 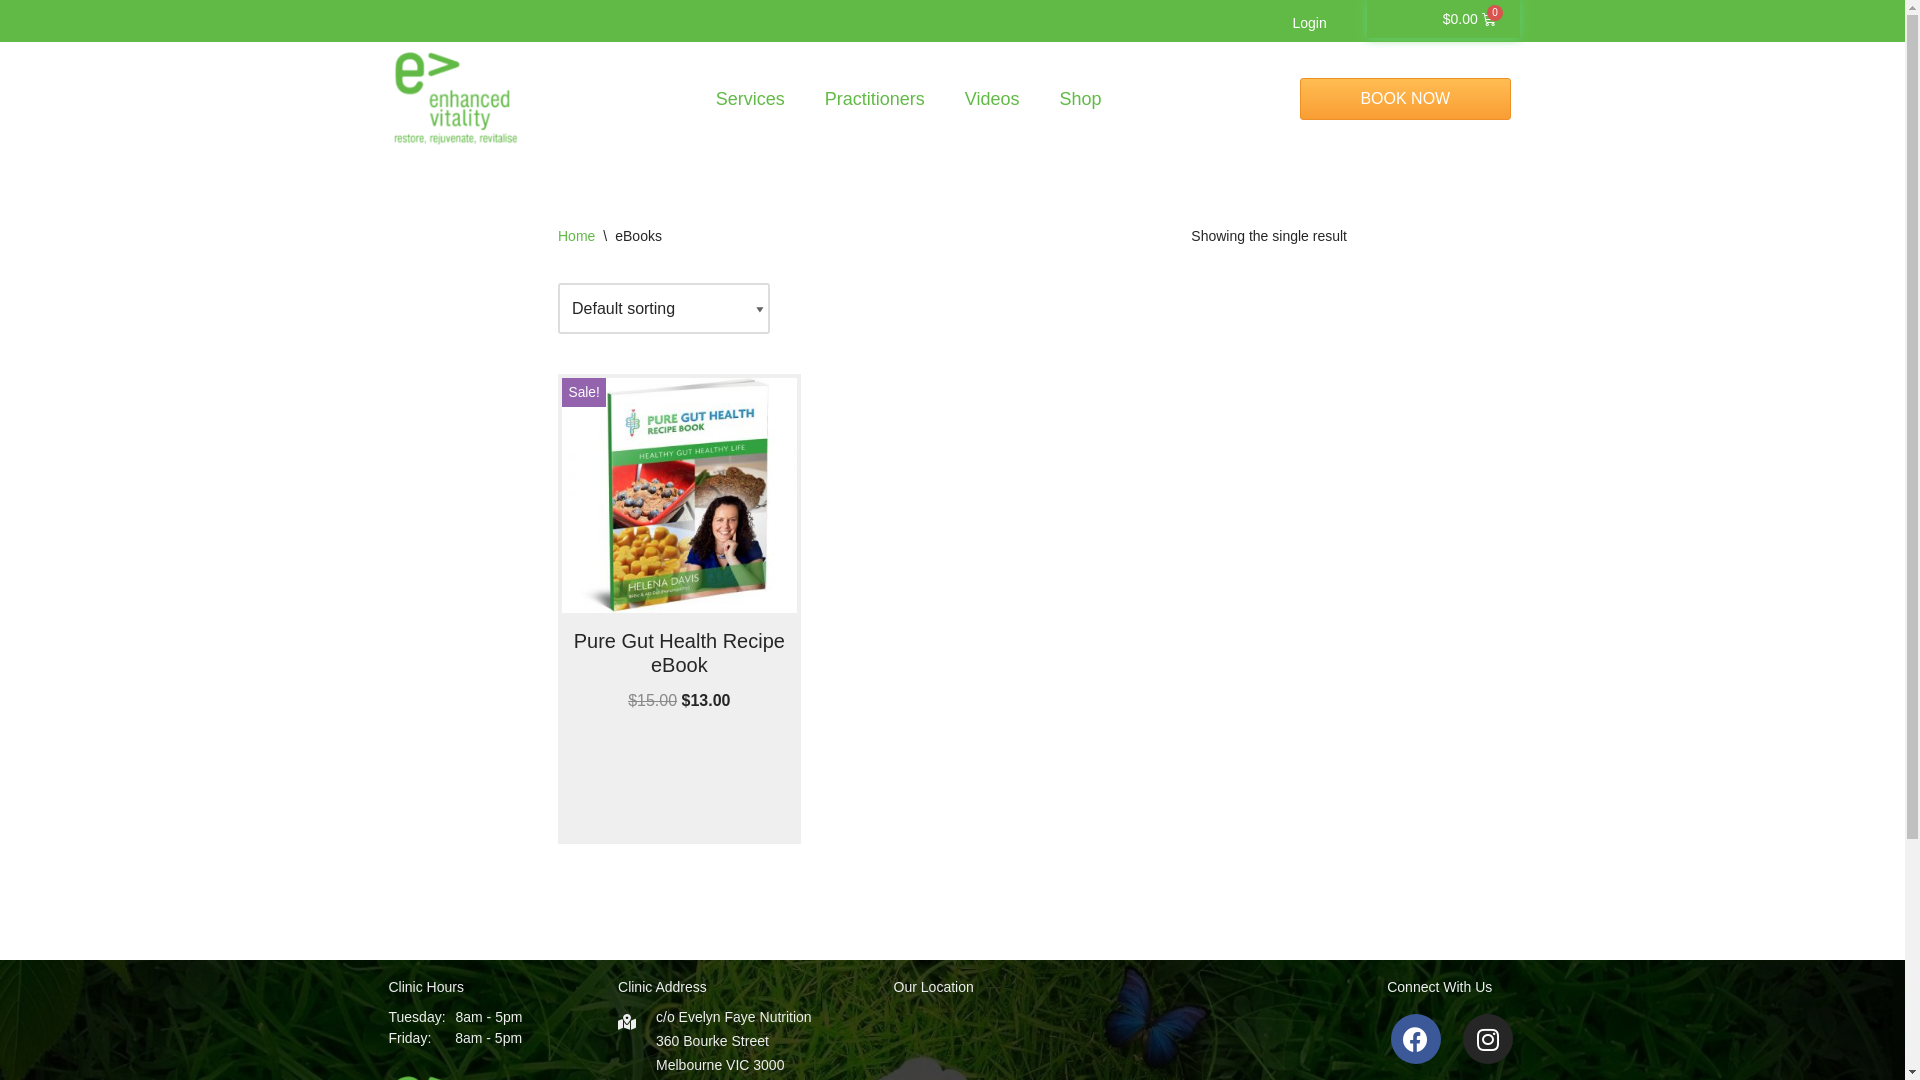 What do you see at coordinates (1079, 99) in the screenshot?
I see `'Shop'` at bounding box center [1079, 99].